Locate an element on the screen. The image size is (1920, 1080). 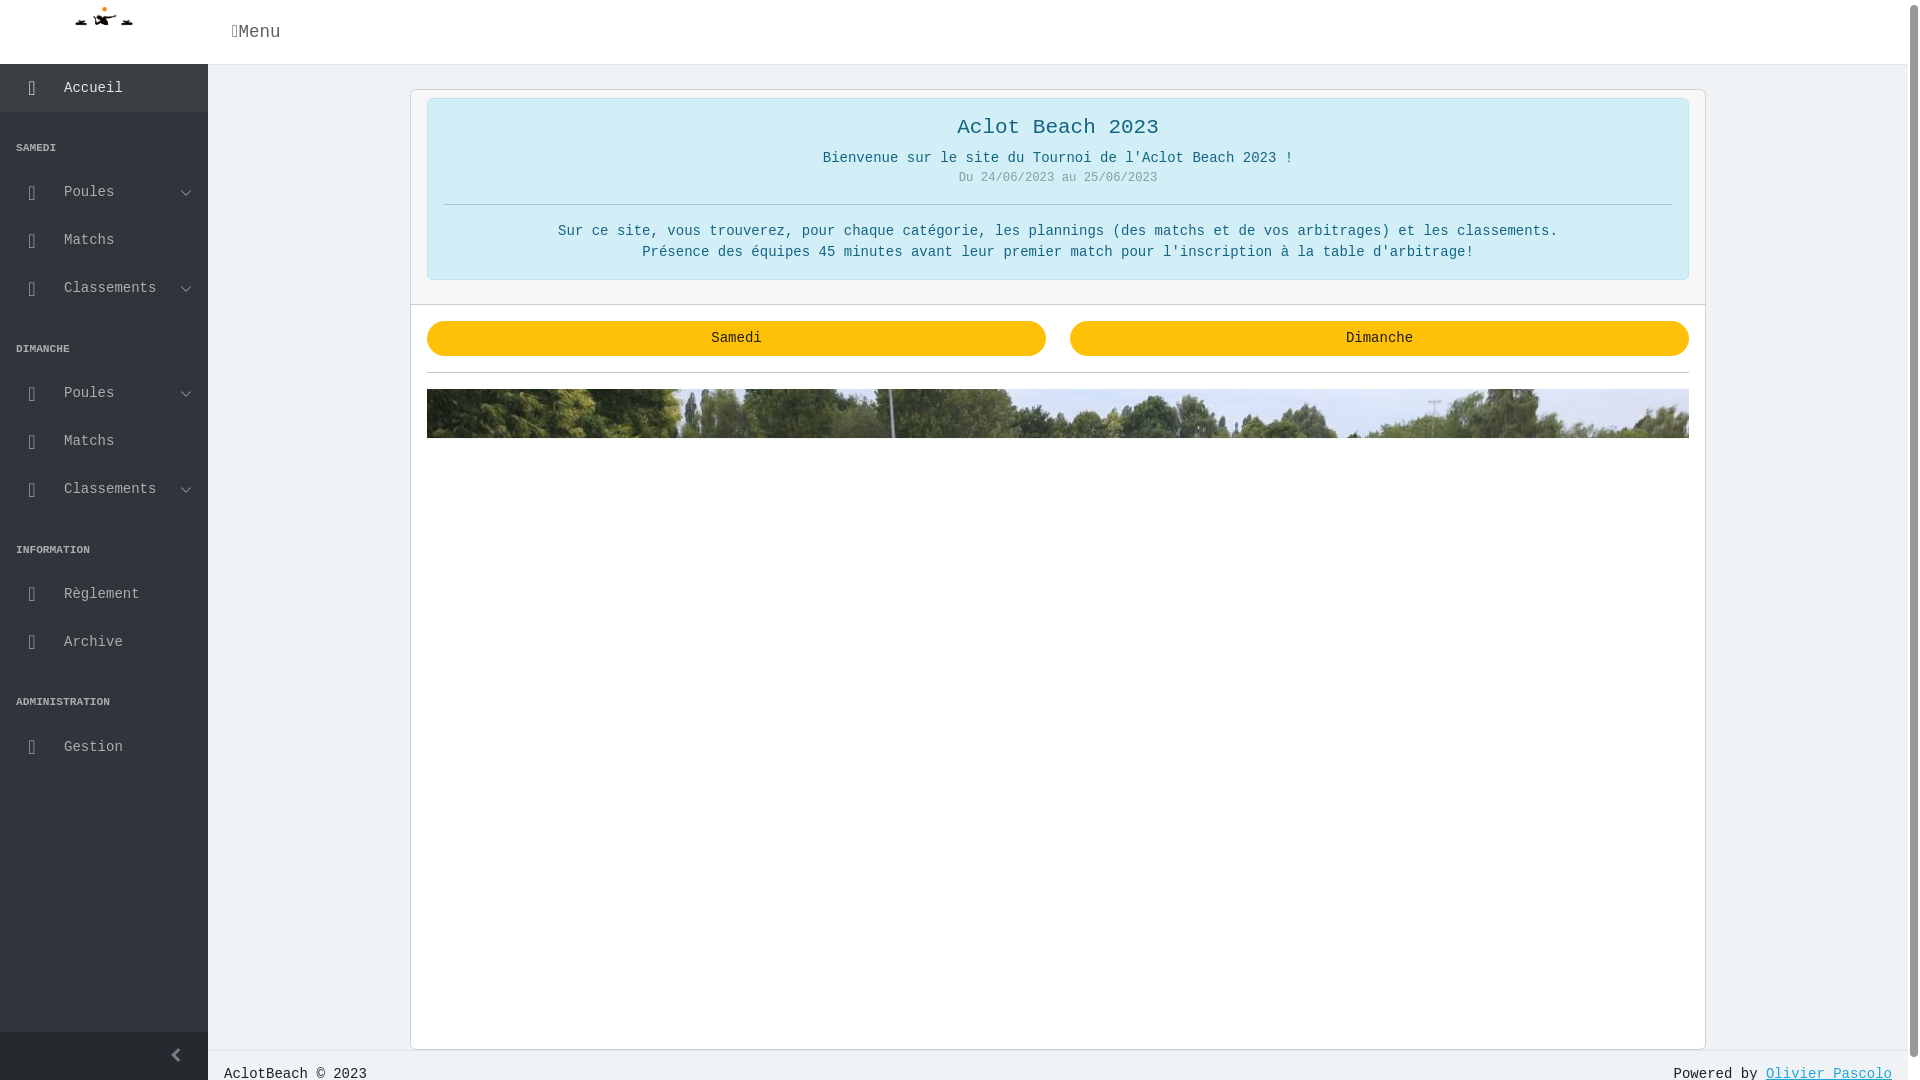
'Archive' is located at coordinates (103, 641).